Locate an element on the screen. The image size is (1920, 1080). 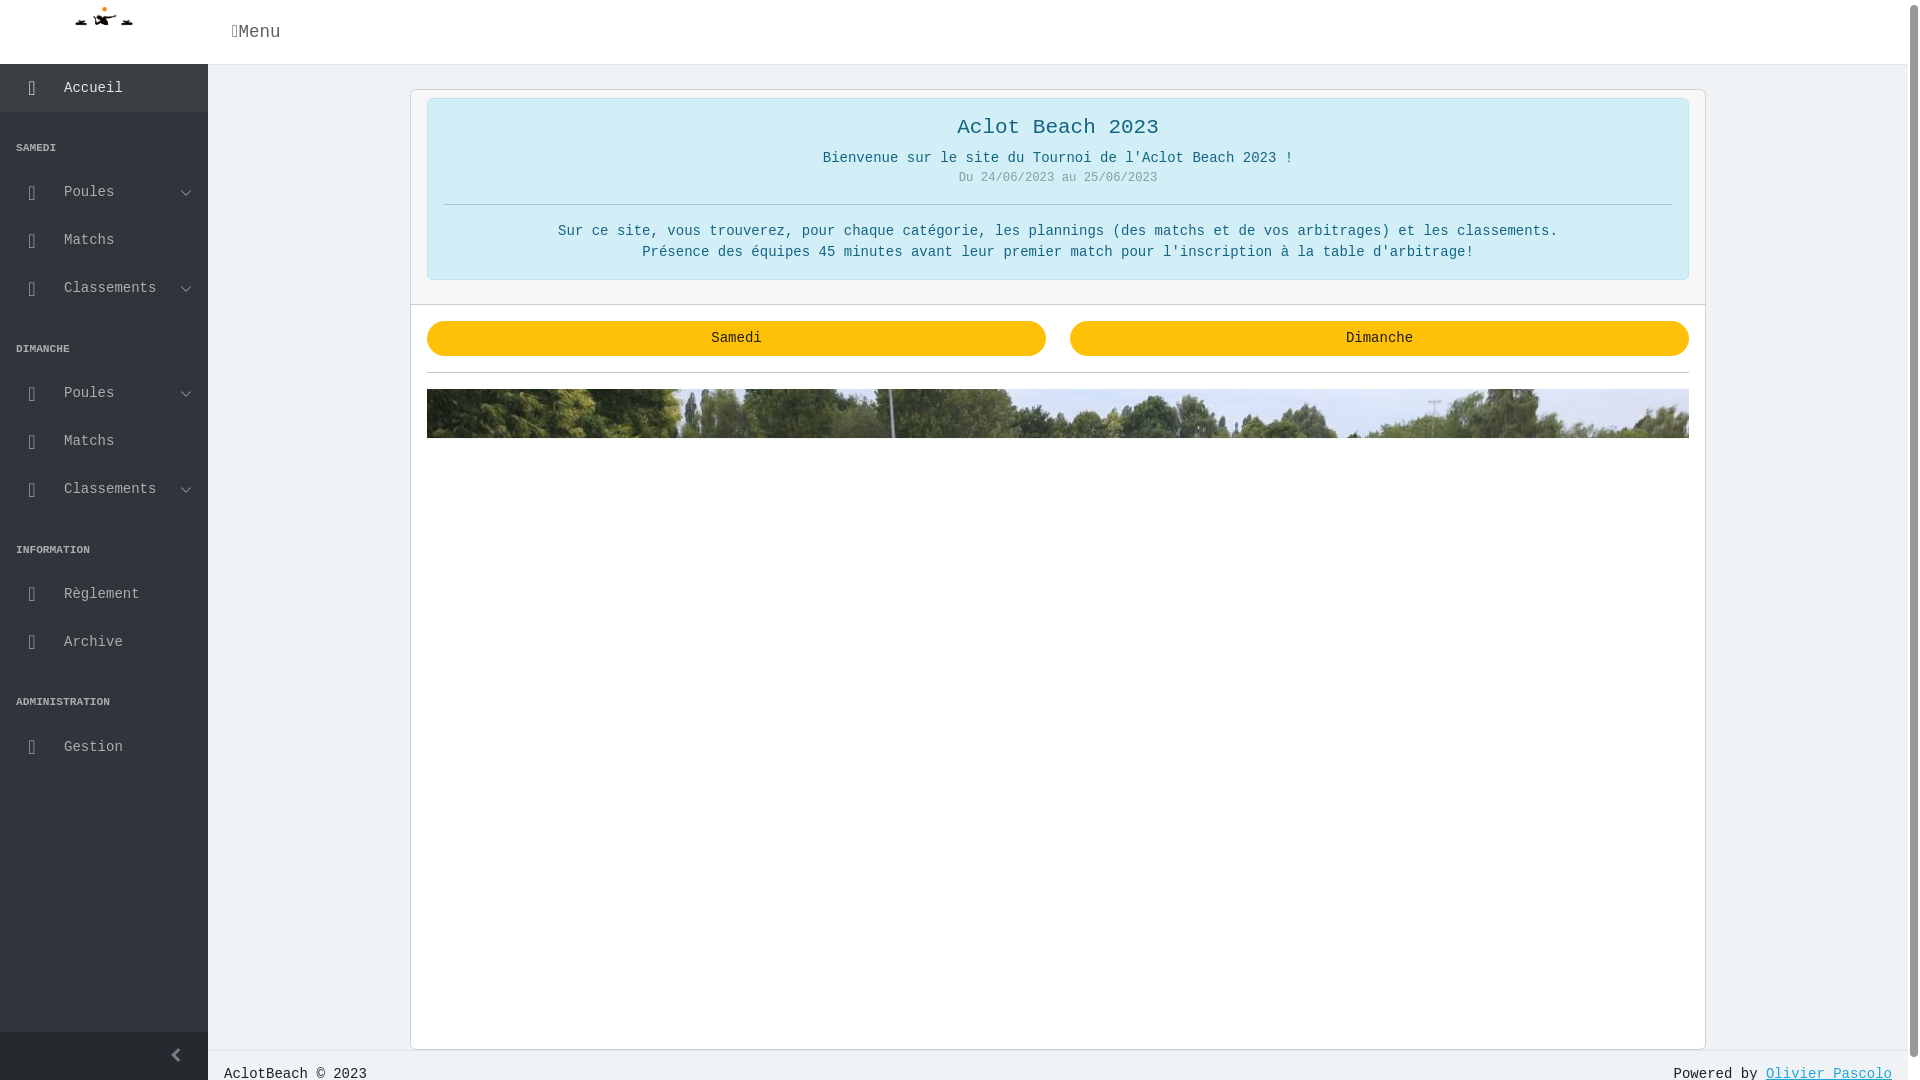
'Archive' is located at coordinates (103, 641).